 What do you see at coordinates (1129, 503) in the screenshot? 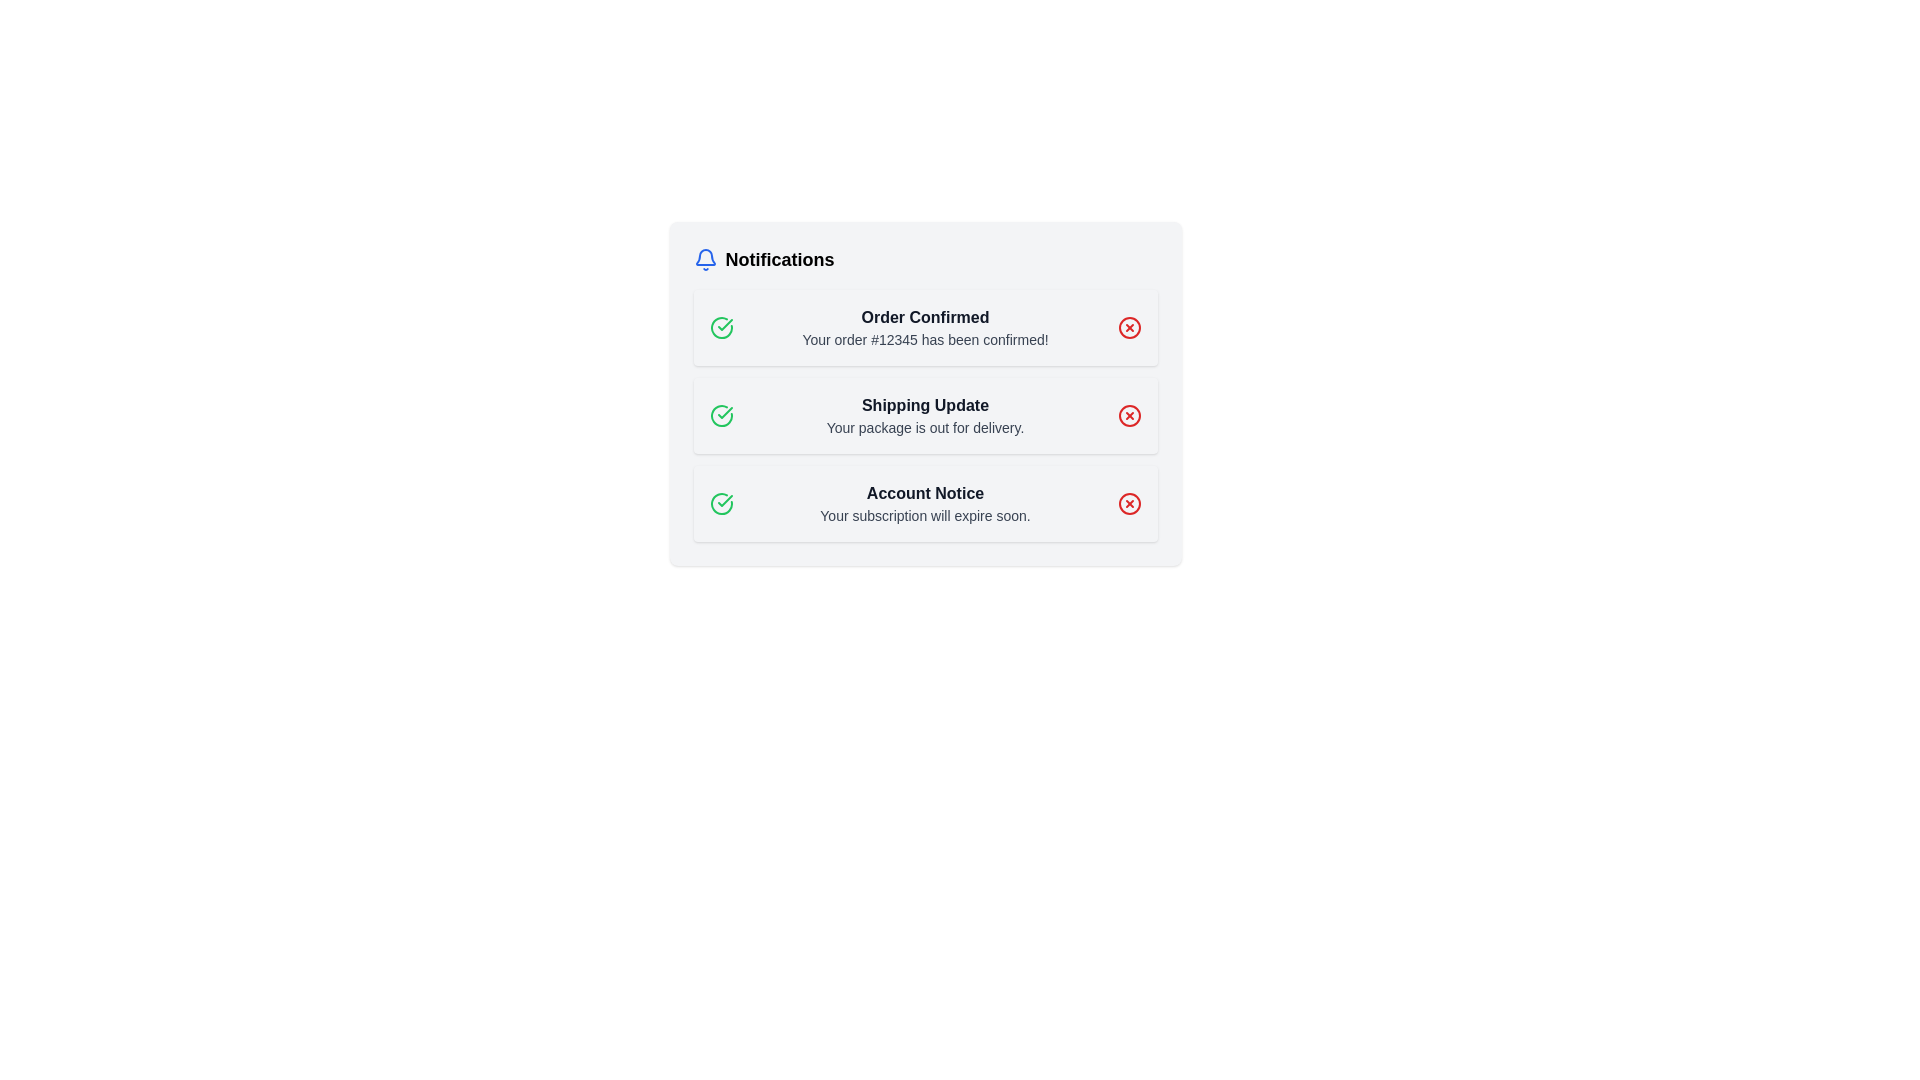
I see `the circular red Close icon with a white border and a white 'X' symbol` at bounding box center [1129, 503].